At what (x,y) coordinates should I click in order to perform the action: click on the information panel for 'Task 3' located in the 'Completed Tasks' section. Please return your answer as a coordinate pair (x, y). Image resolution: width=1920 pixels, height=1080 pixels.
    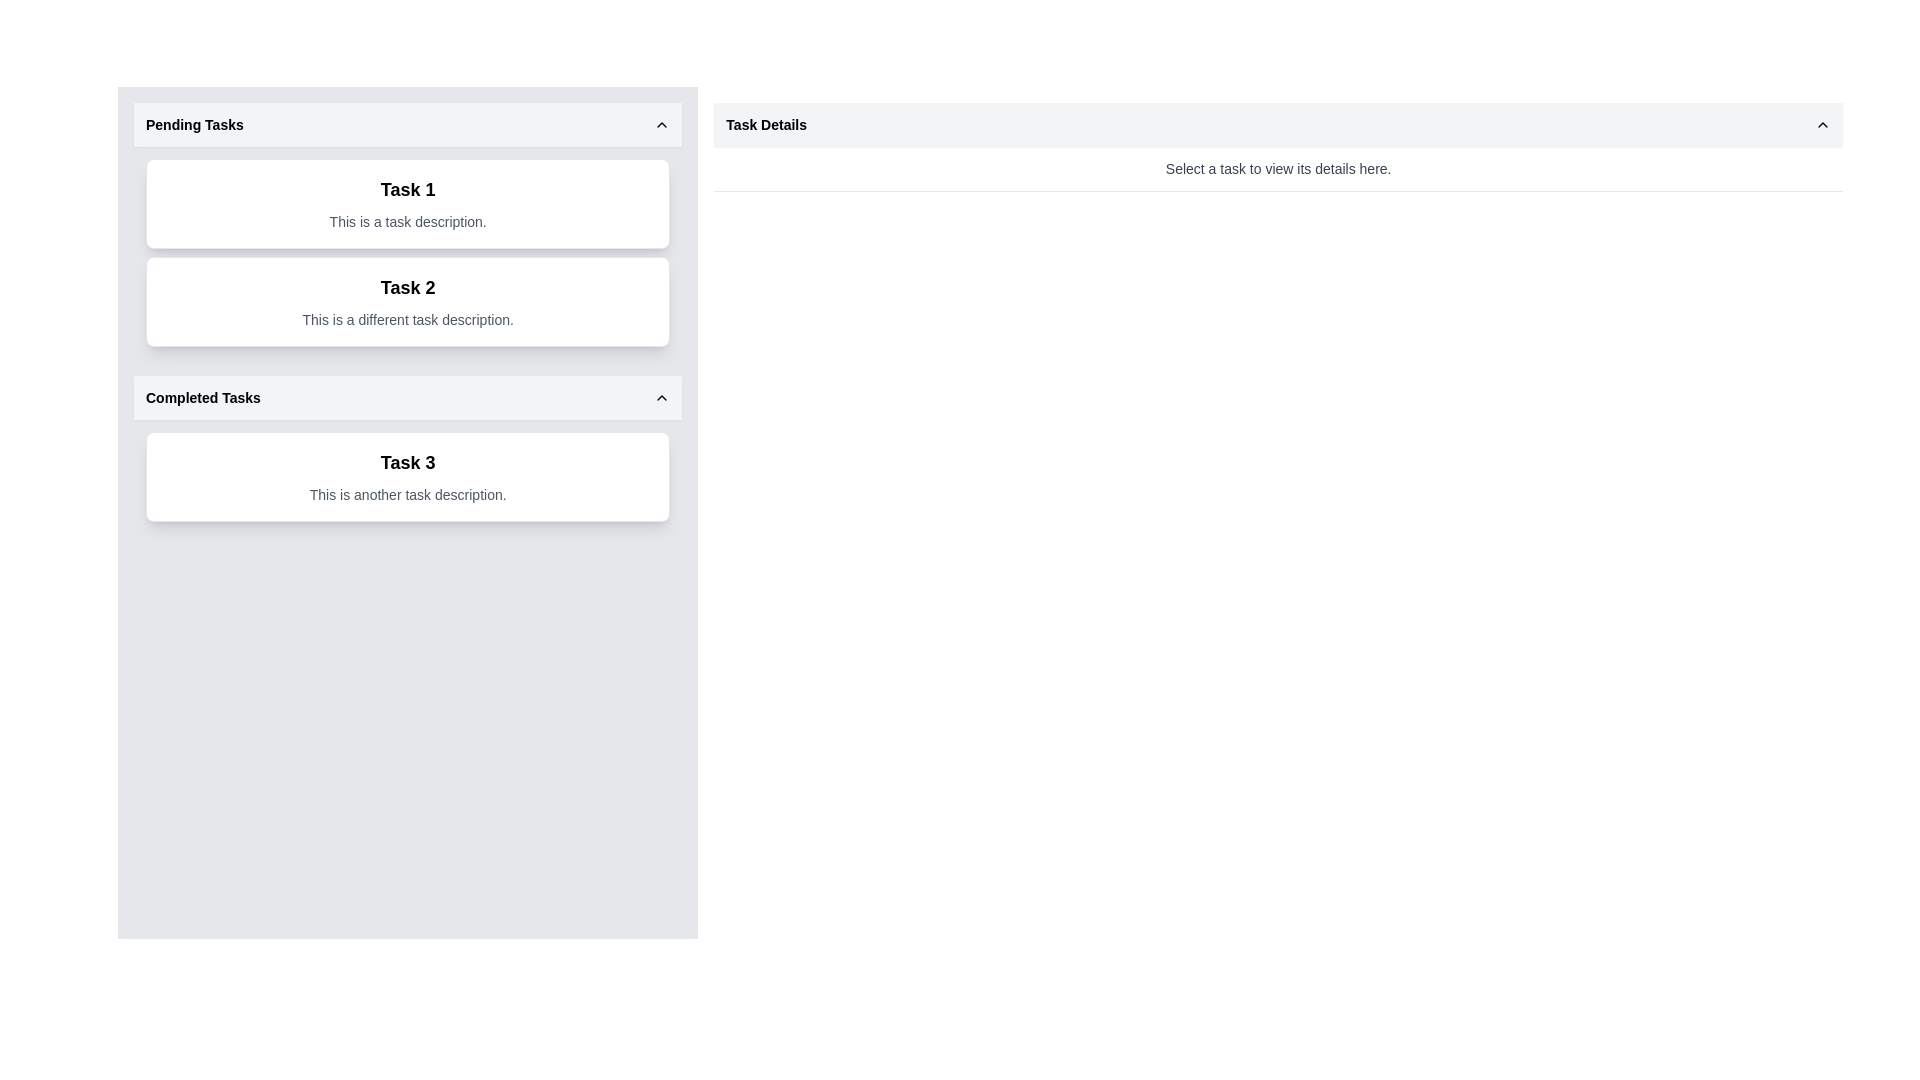
    Looking at the image, I should click on (407, 477).